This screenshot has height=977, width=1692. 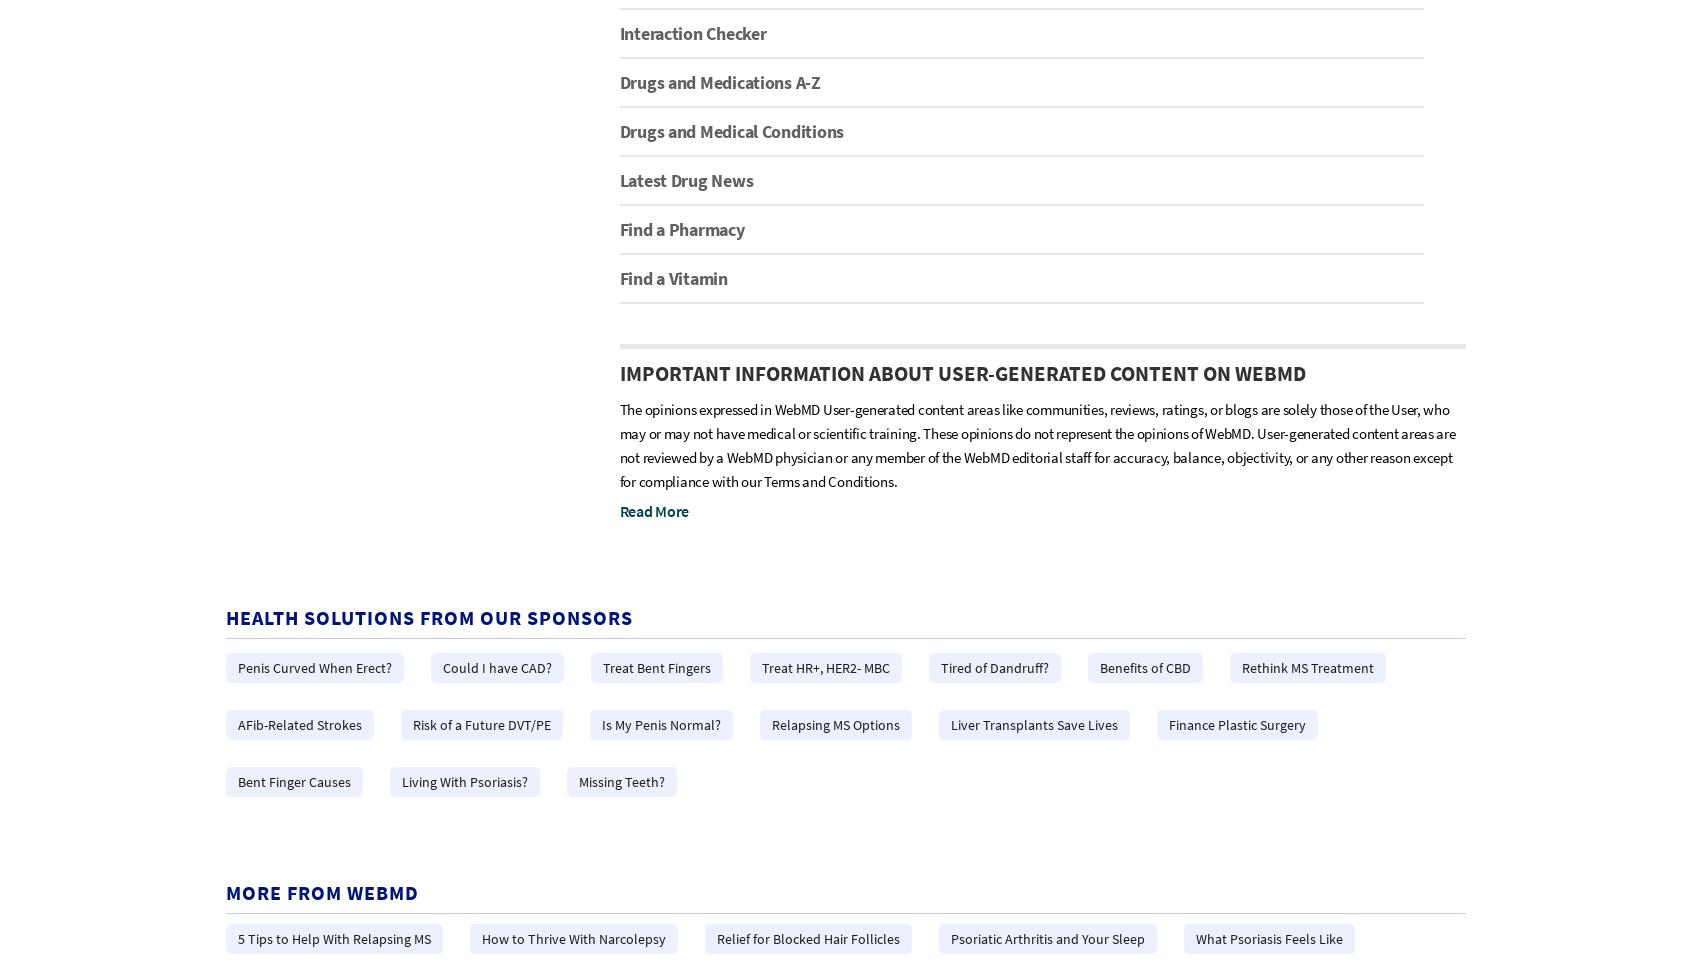 I want to click on 'company. All rights reserved. WebMD does not provide medical advice, diagnosis or treatment.', so click(x=457, y=867).